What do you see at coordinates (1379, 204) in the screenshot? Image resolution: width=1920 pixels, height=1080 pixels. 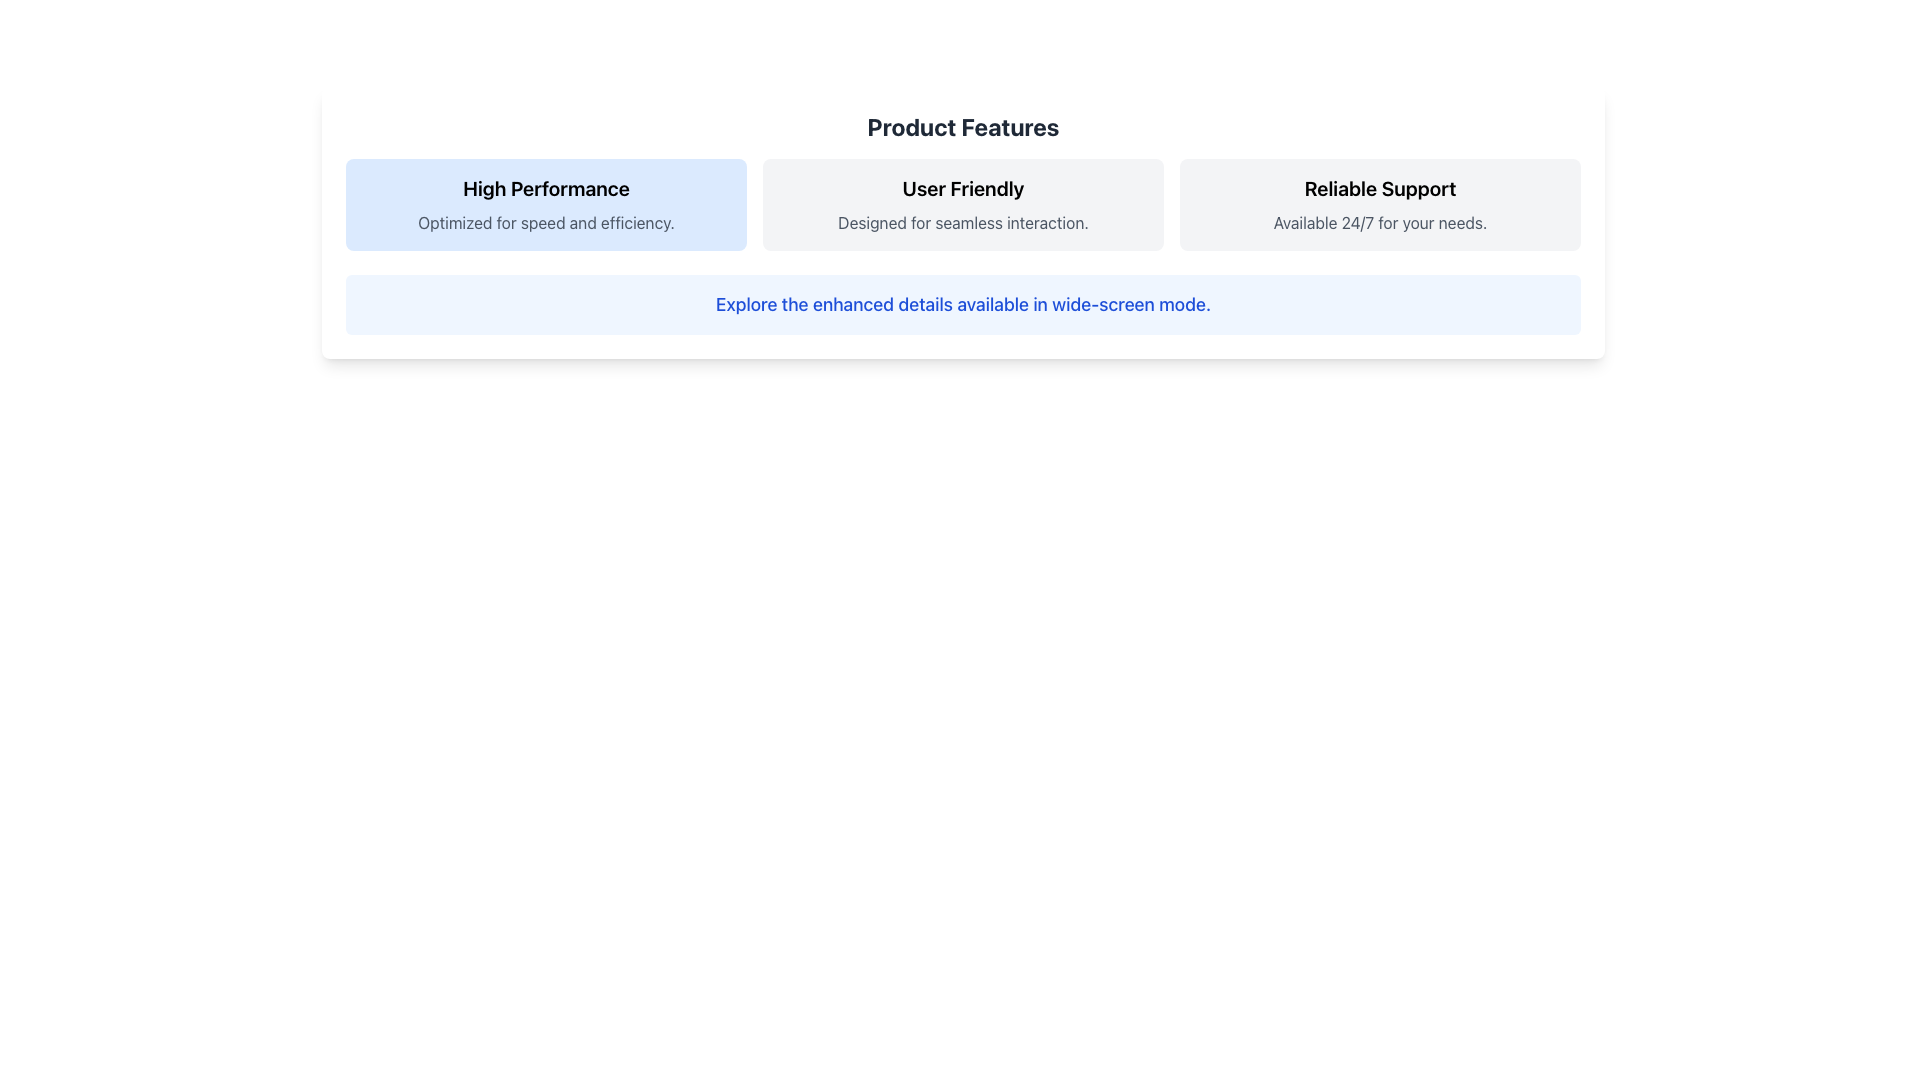 I see `the informational card that highlights the availability of reliable support, which is the third card in a row of three` at bounding box center [1379, 204].